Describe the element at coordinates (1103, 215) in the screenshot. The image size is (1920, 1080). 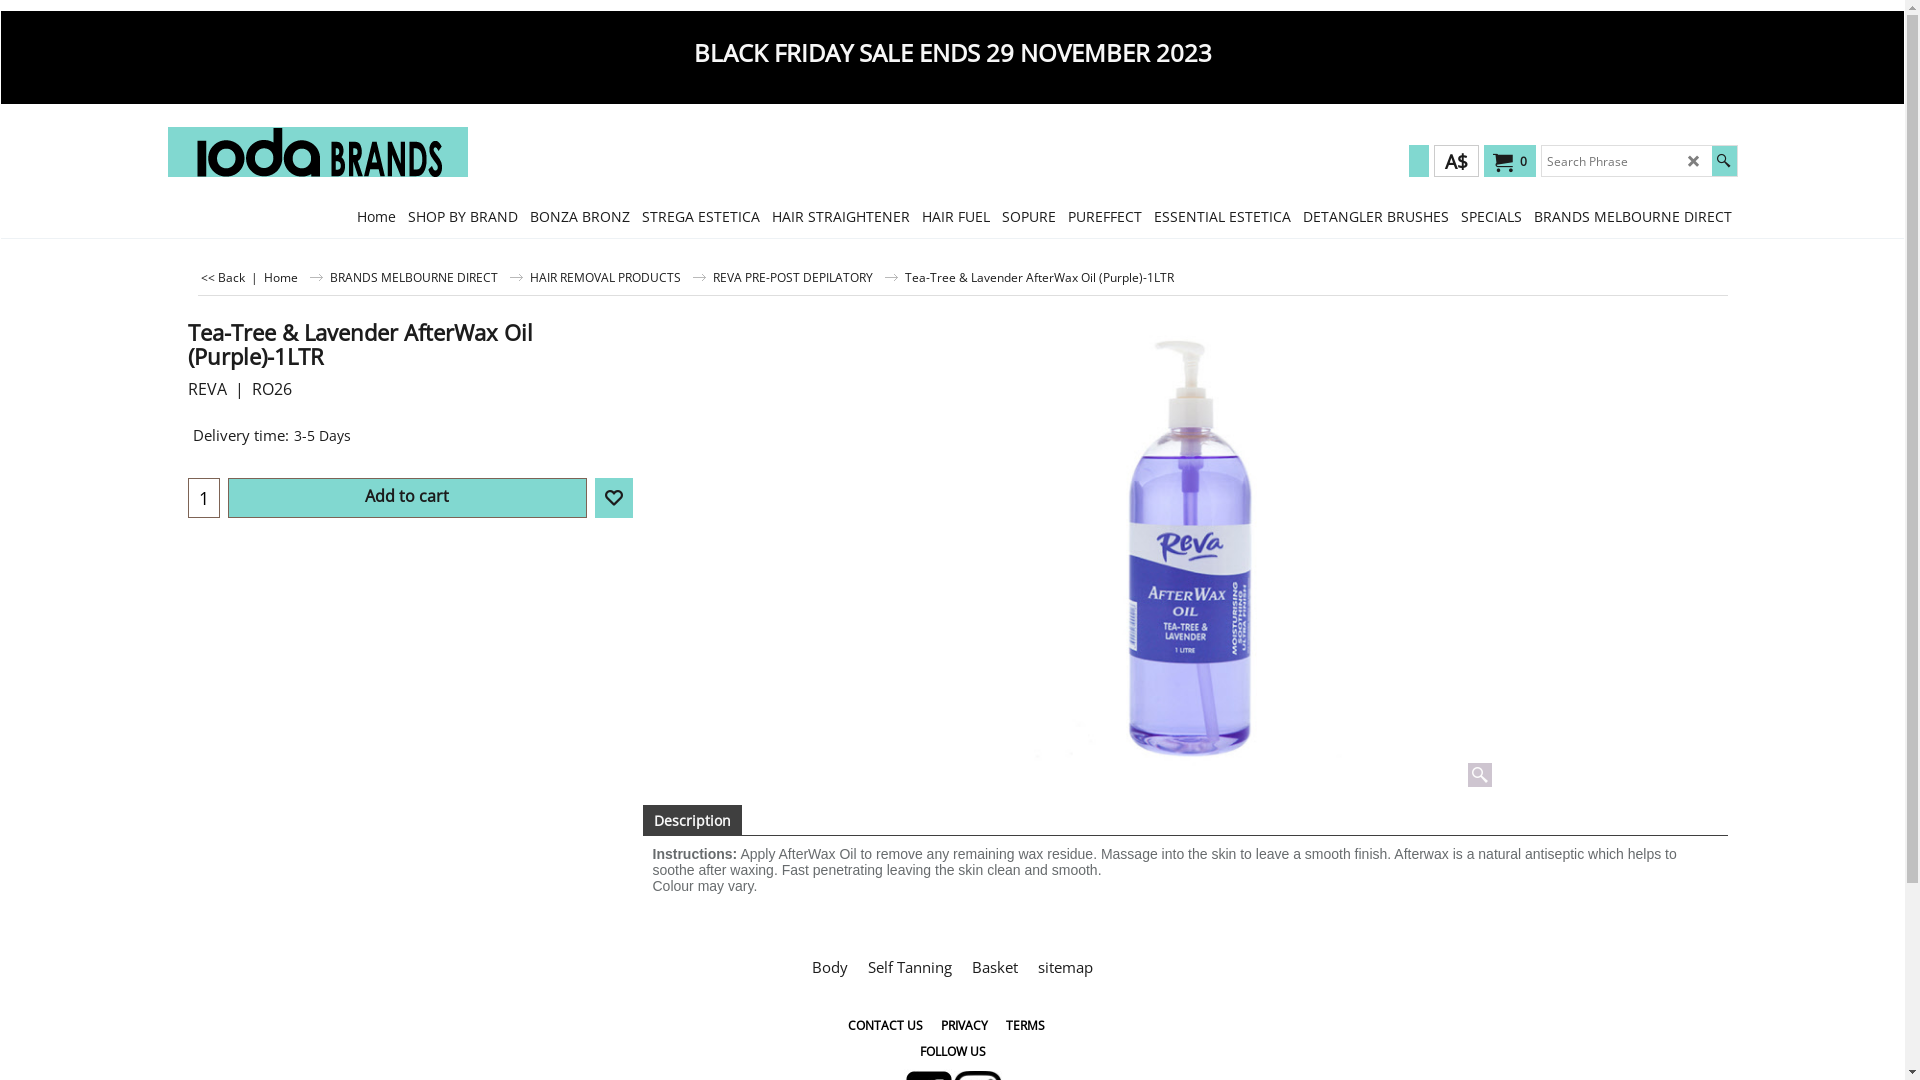
I see `'PUREFFECT'` at that location.